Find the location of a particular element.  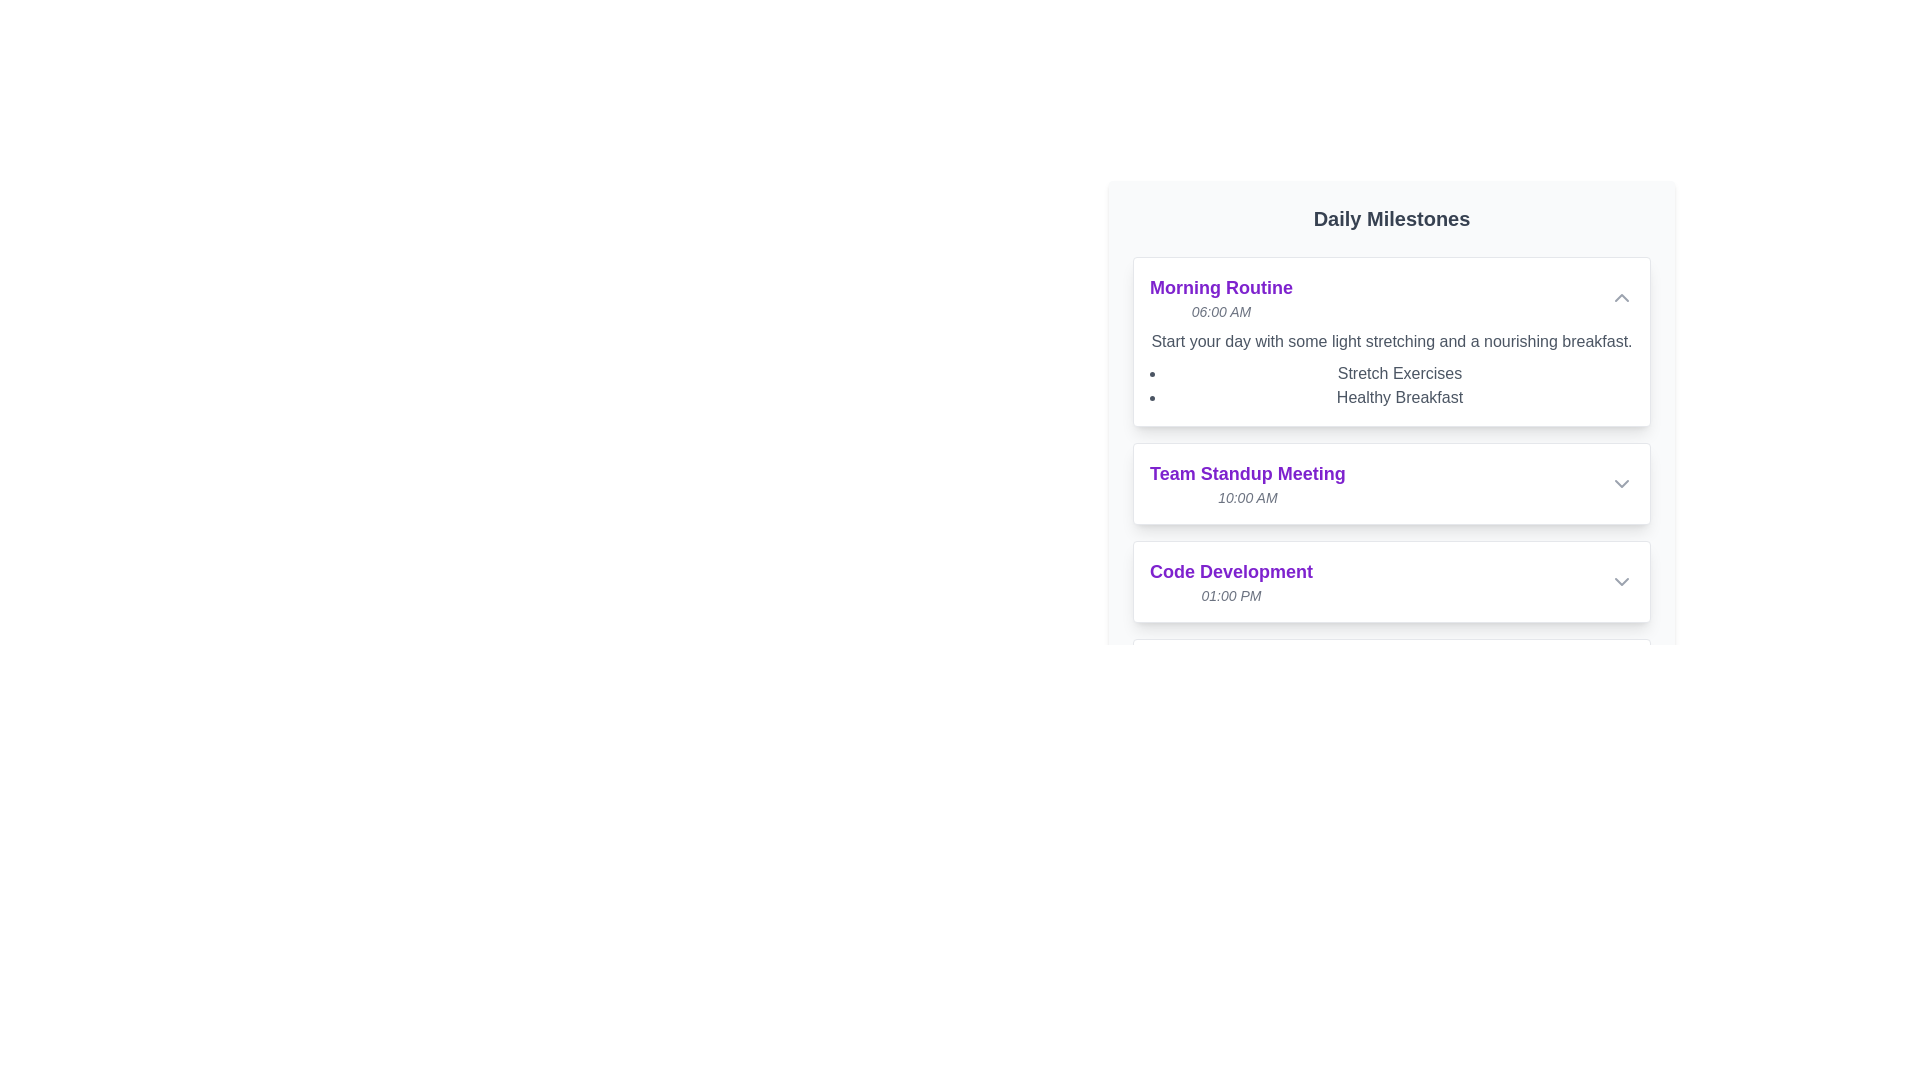

the upward-facing chevron icon button located in the top-right corner of the 'Morning Routine' section is located at coordinates (1622, 297).